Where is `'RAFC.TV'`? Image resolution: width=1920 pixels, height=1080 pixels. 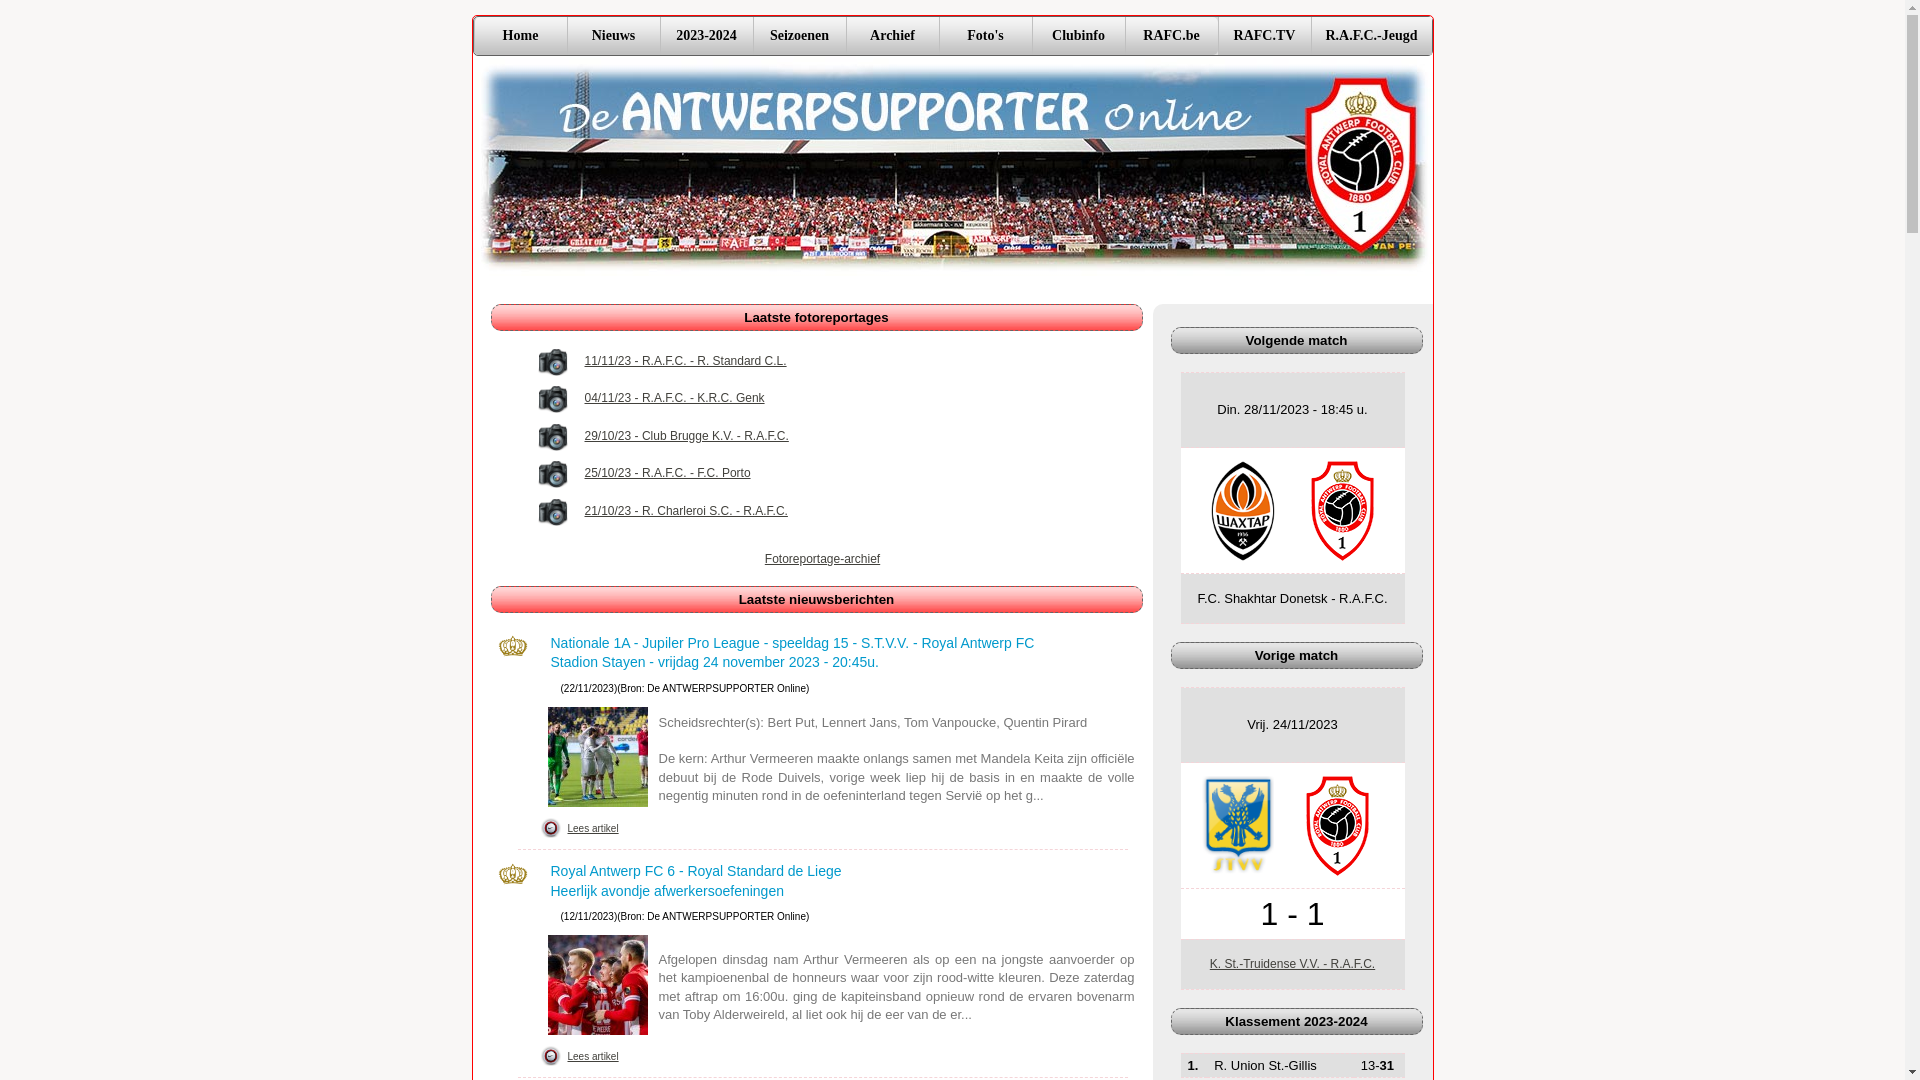
'RAFC.TV' is located at coordinates (1263, 35).